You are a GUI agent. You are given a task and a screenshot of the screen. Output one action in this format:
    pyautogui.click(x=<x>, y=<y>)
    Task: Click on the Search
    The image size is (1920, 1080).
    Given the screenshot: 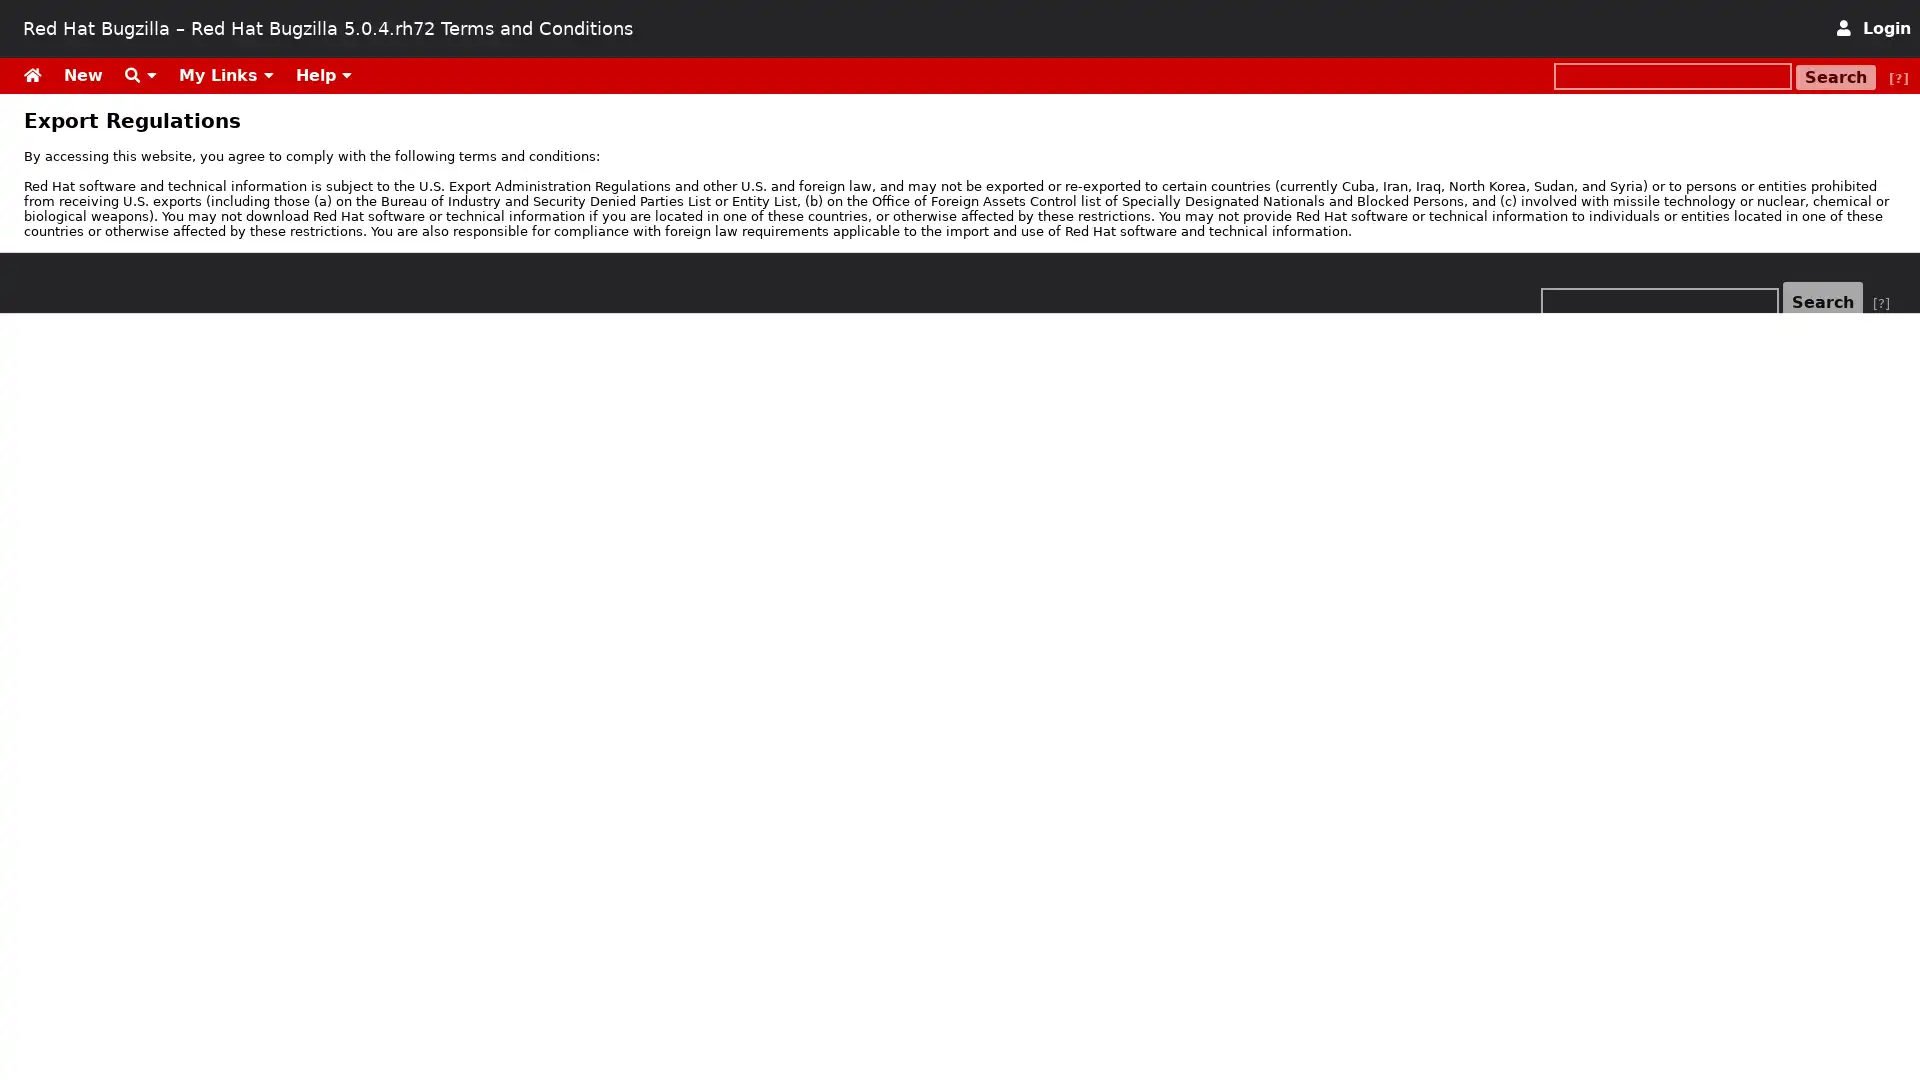 What is the action you would take?
    pyautogui.click(x=1823, y=302)
    